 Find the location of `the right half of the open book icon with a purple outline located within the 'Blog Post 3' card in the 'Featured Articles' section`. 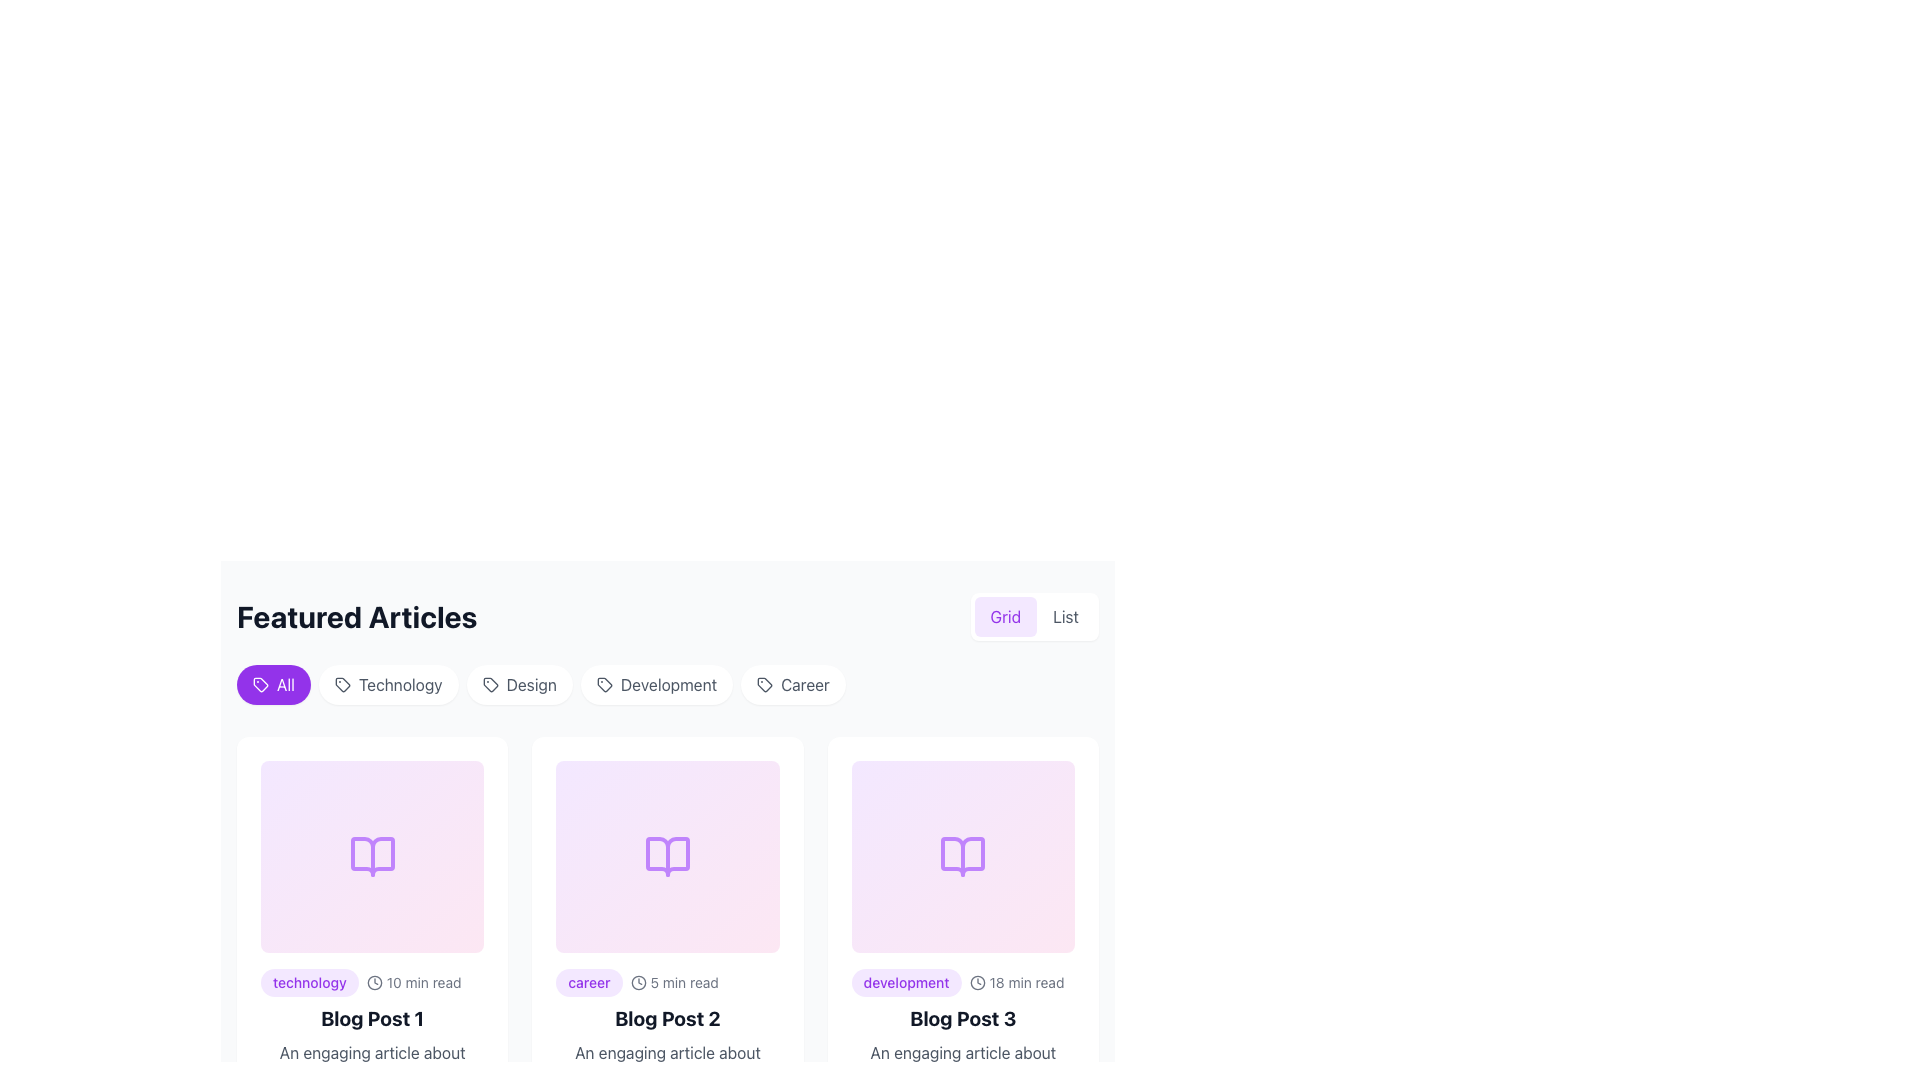

the right half of the open book icon with a purple outline located within the 'Blog Post 3' card in the 'Featured Articles' section is located at coordinates (963, 855).